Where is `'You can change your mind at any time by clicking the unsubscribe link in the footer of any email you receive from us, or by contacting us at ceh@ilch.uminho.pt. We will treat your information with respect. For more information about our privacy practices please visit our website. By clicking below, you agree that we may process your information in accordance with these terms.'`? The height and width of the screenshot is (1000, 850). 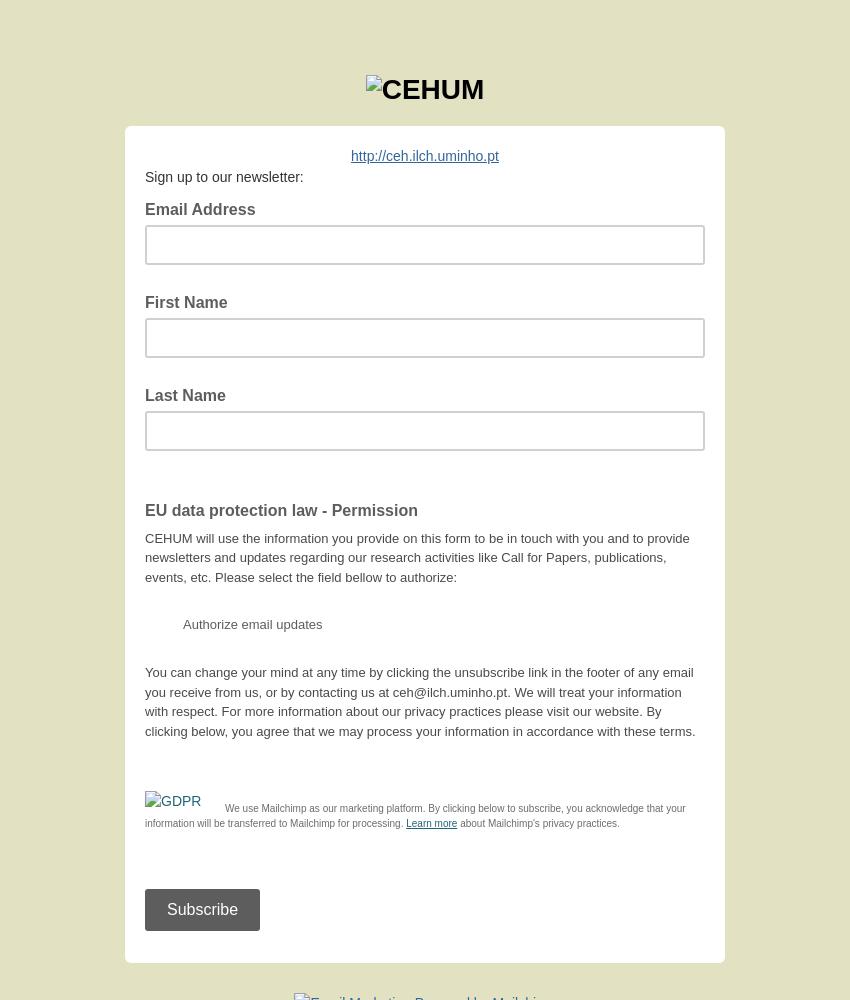
'You can change your mind at any time by clicking the unsubscribe link in the footer of any email you receive from us, or by contacting us at ceh@ilch.uminho.pt. We will treat your information with respect. For more information about our privacy practices please visit our website. By clicking below, you agree that we may process your information in accordance with these terms.' is located at coordinates (419, 700).